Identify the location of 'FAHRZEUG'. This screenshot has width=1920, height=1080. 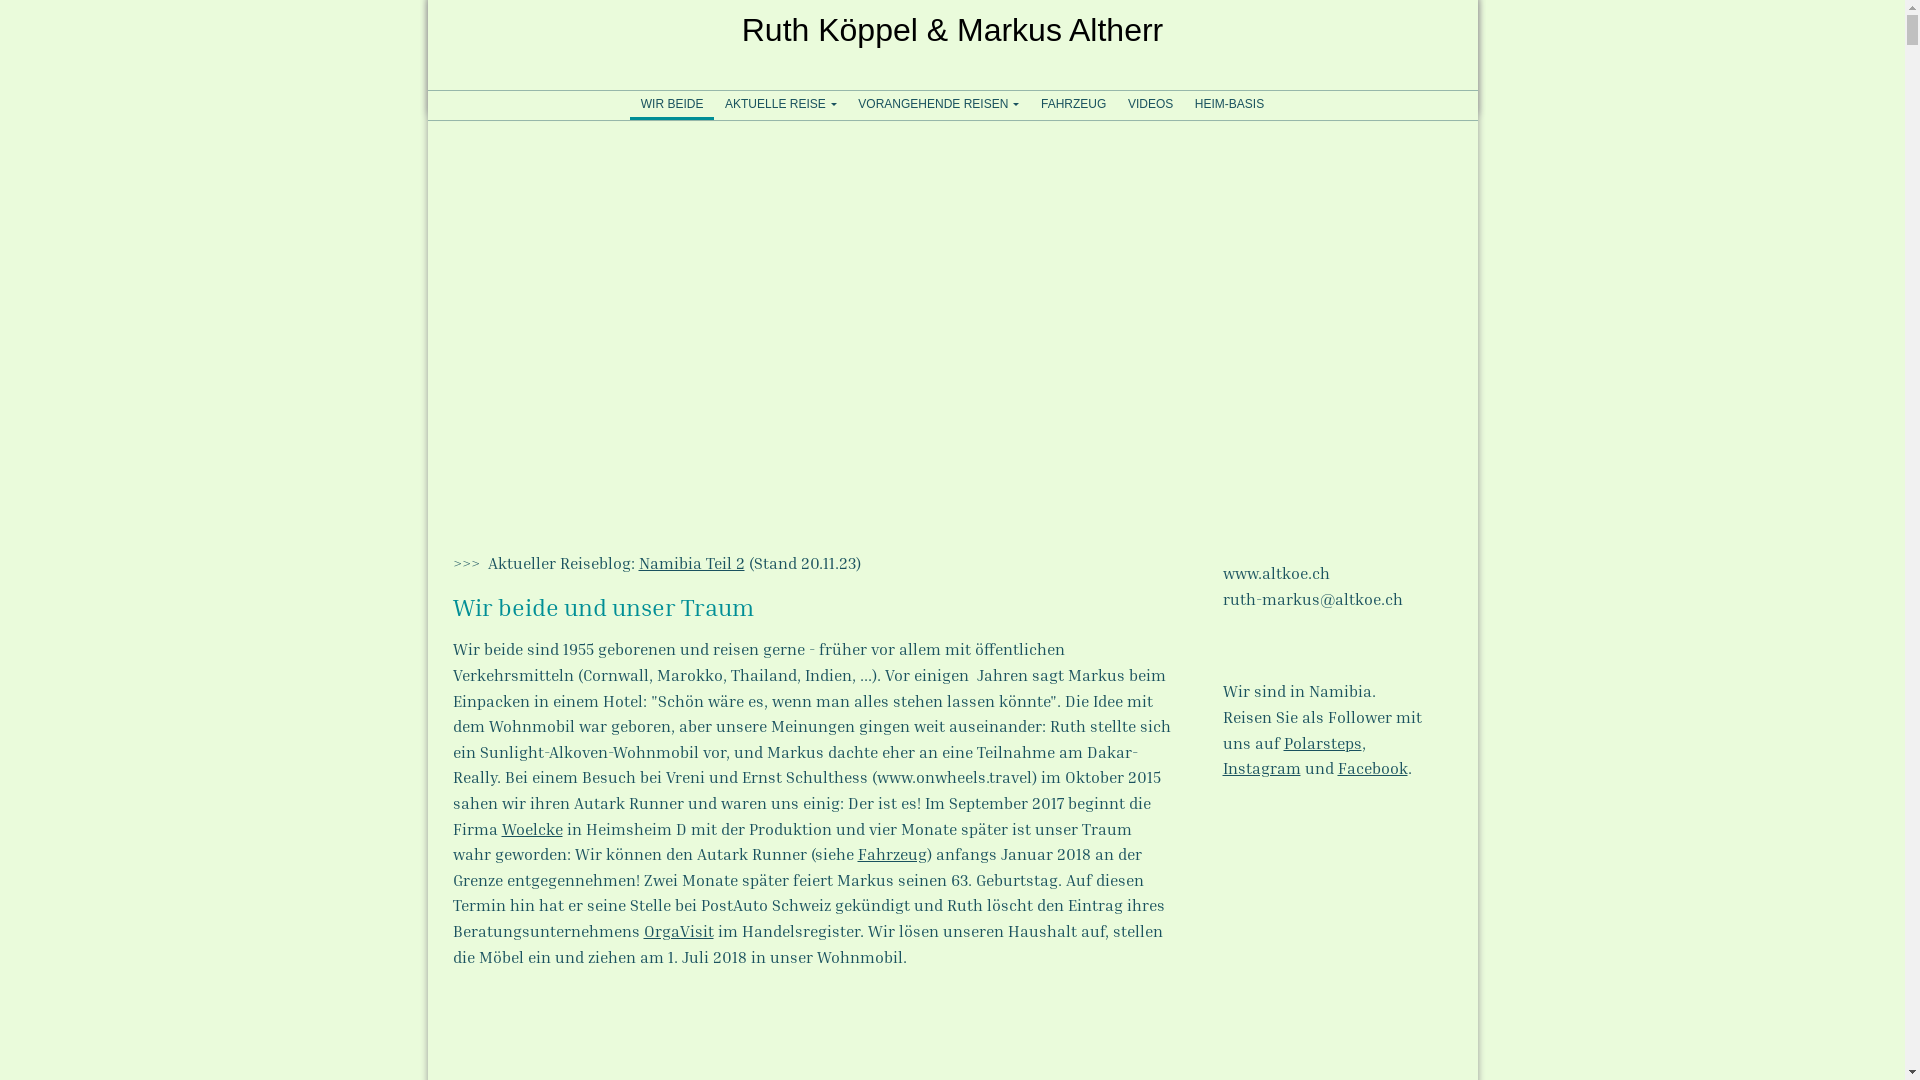
(1072, 104).